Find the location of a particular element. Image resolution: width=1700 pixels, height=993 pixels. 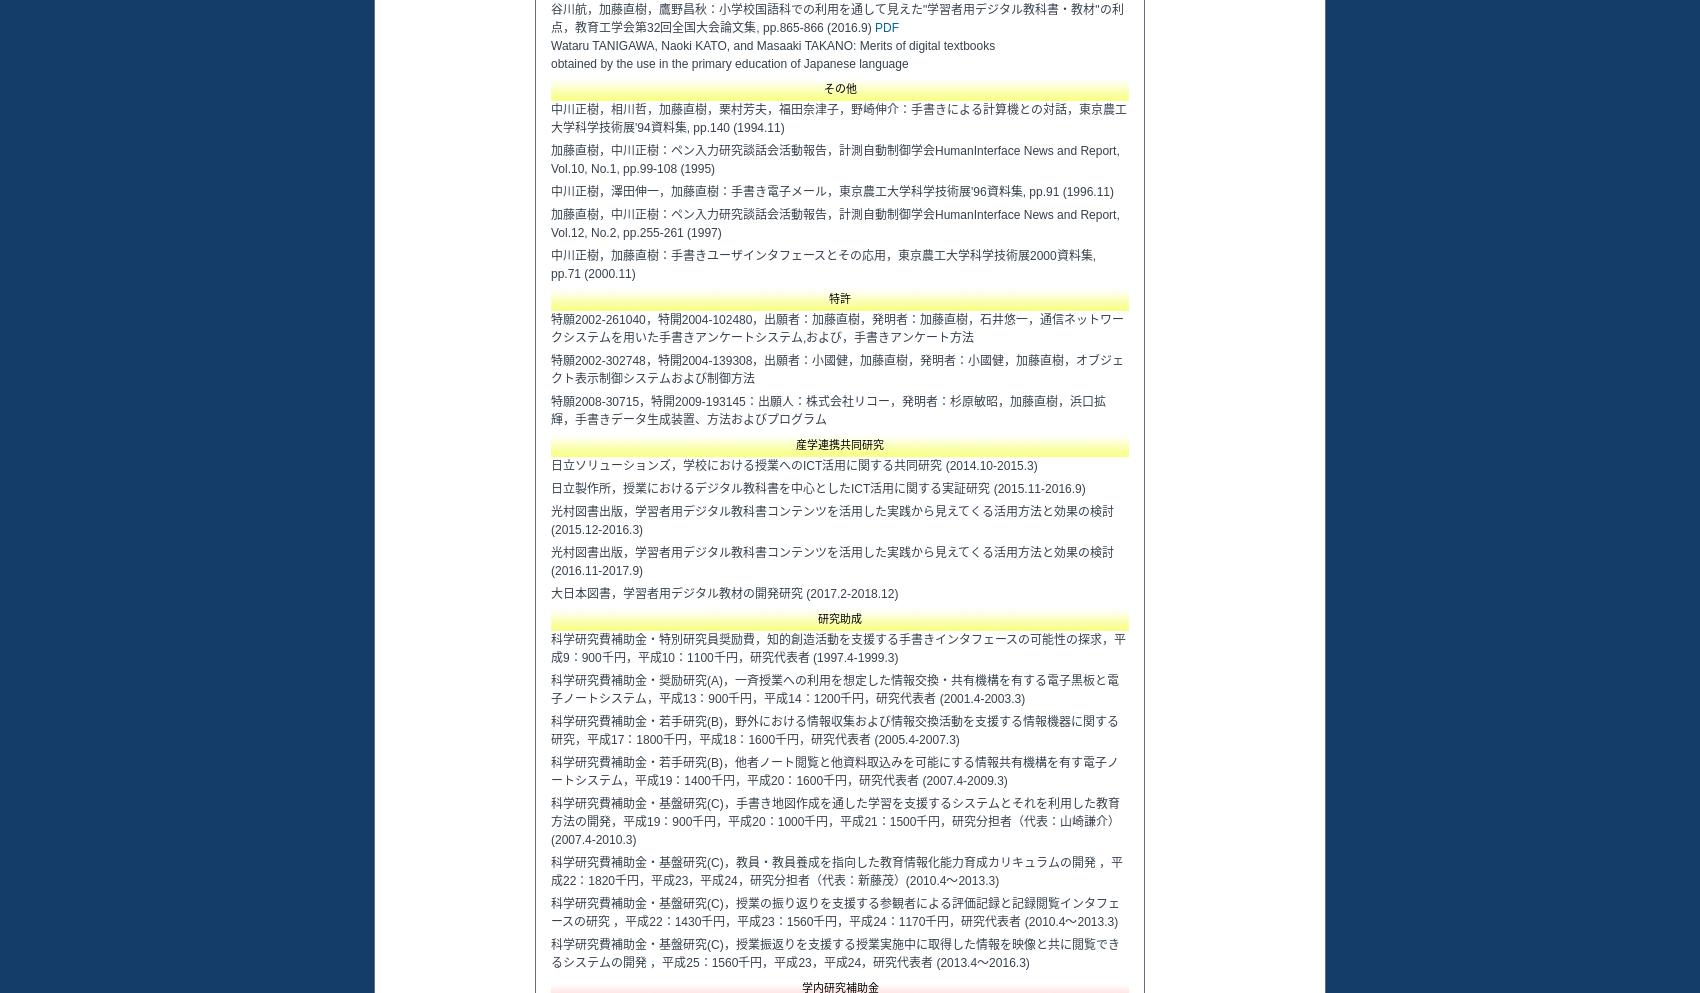

'日立製作所，授業におけるデジタル教科書を中心としたICT活用に関する実証研究 (2015.11-2016.9)' is located at coordinates (817, 487).